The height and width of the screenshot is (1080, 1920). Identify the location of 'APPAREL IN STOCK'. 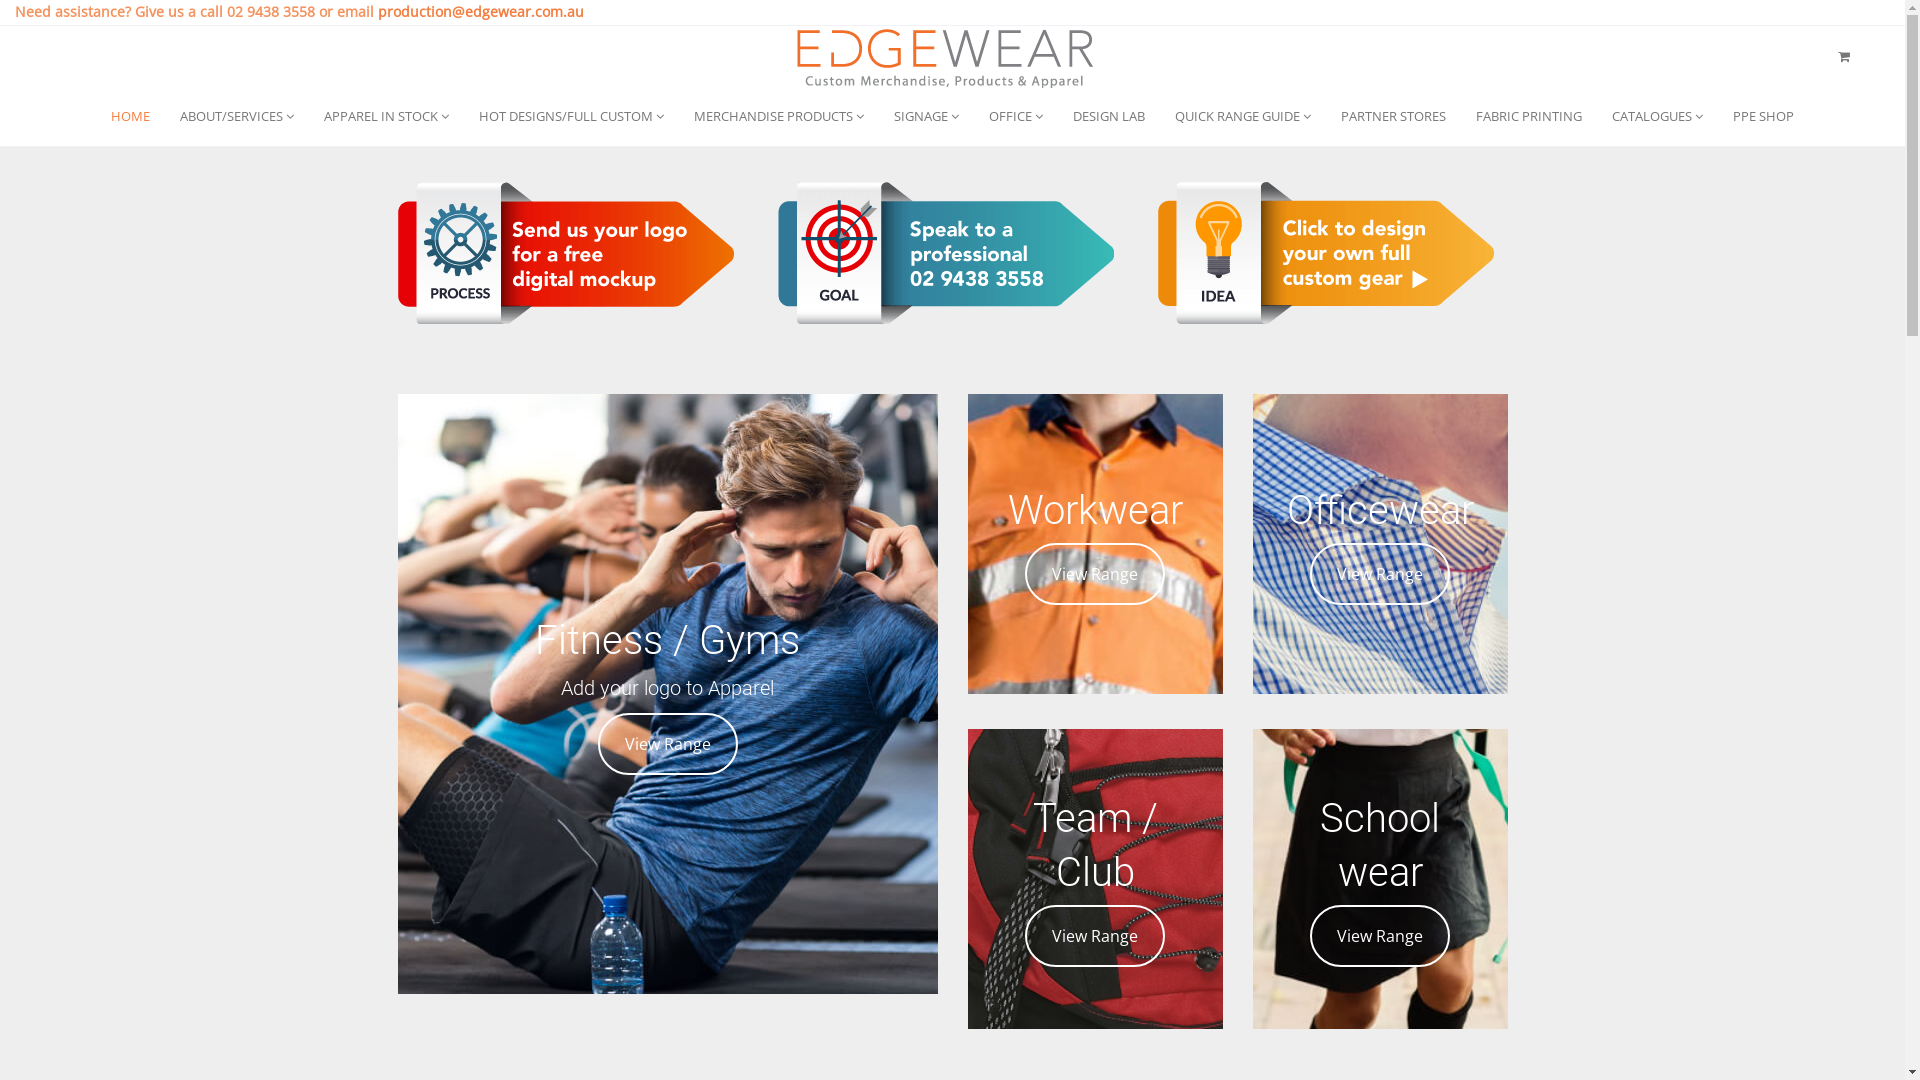
(386, 115).